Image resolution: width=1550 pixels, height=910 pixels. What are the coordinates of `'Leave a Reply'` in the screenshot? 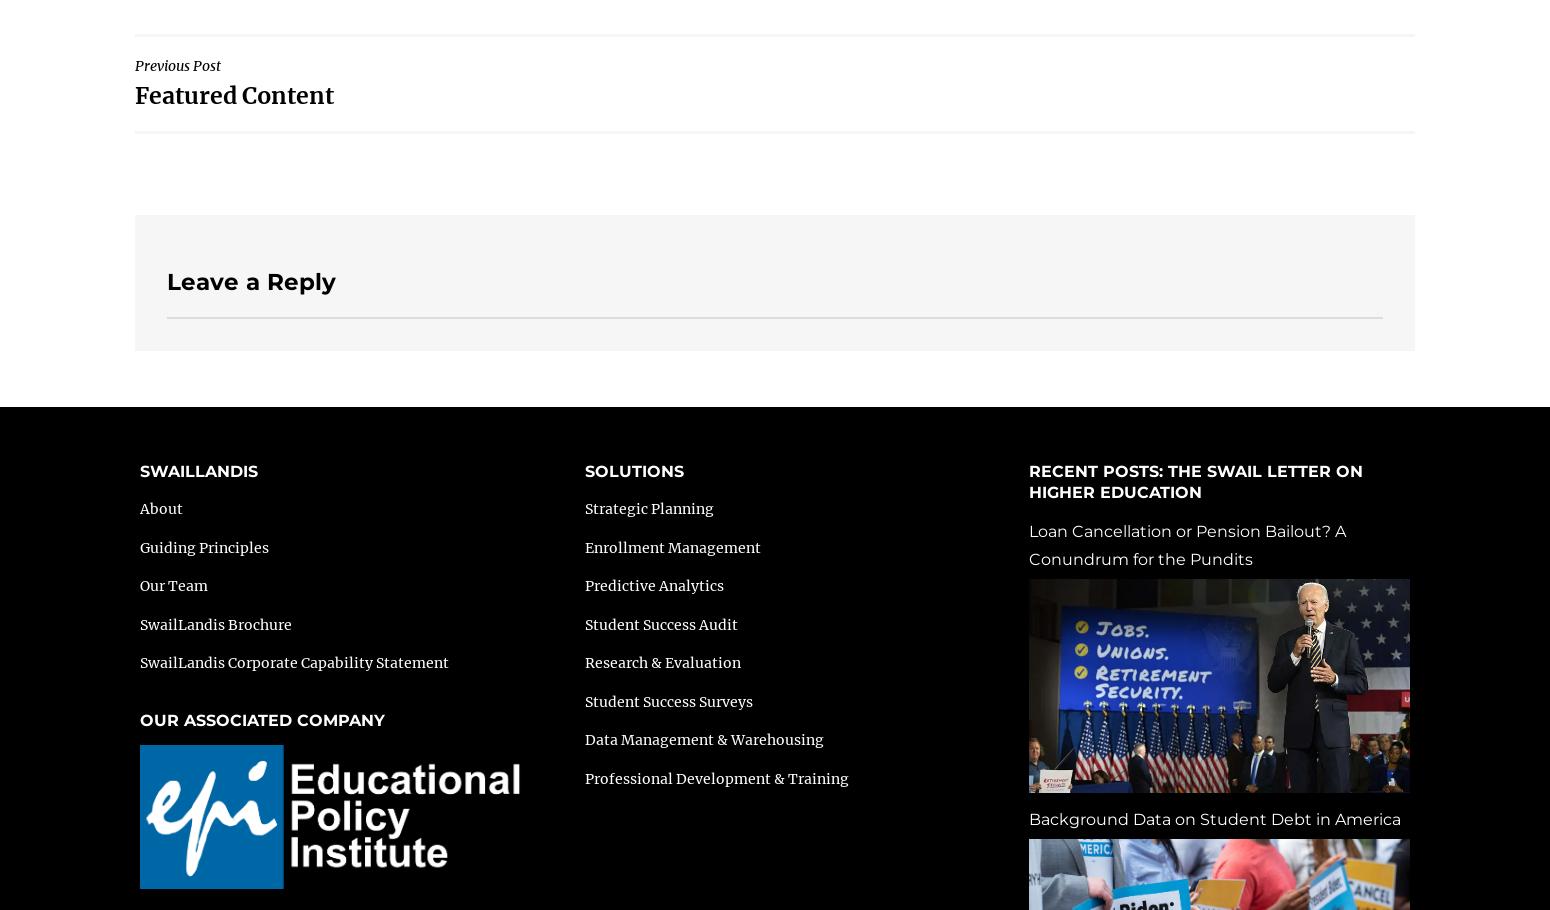 It's located at (251, 280).